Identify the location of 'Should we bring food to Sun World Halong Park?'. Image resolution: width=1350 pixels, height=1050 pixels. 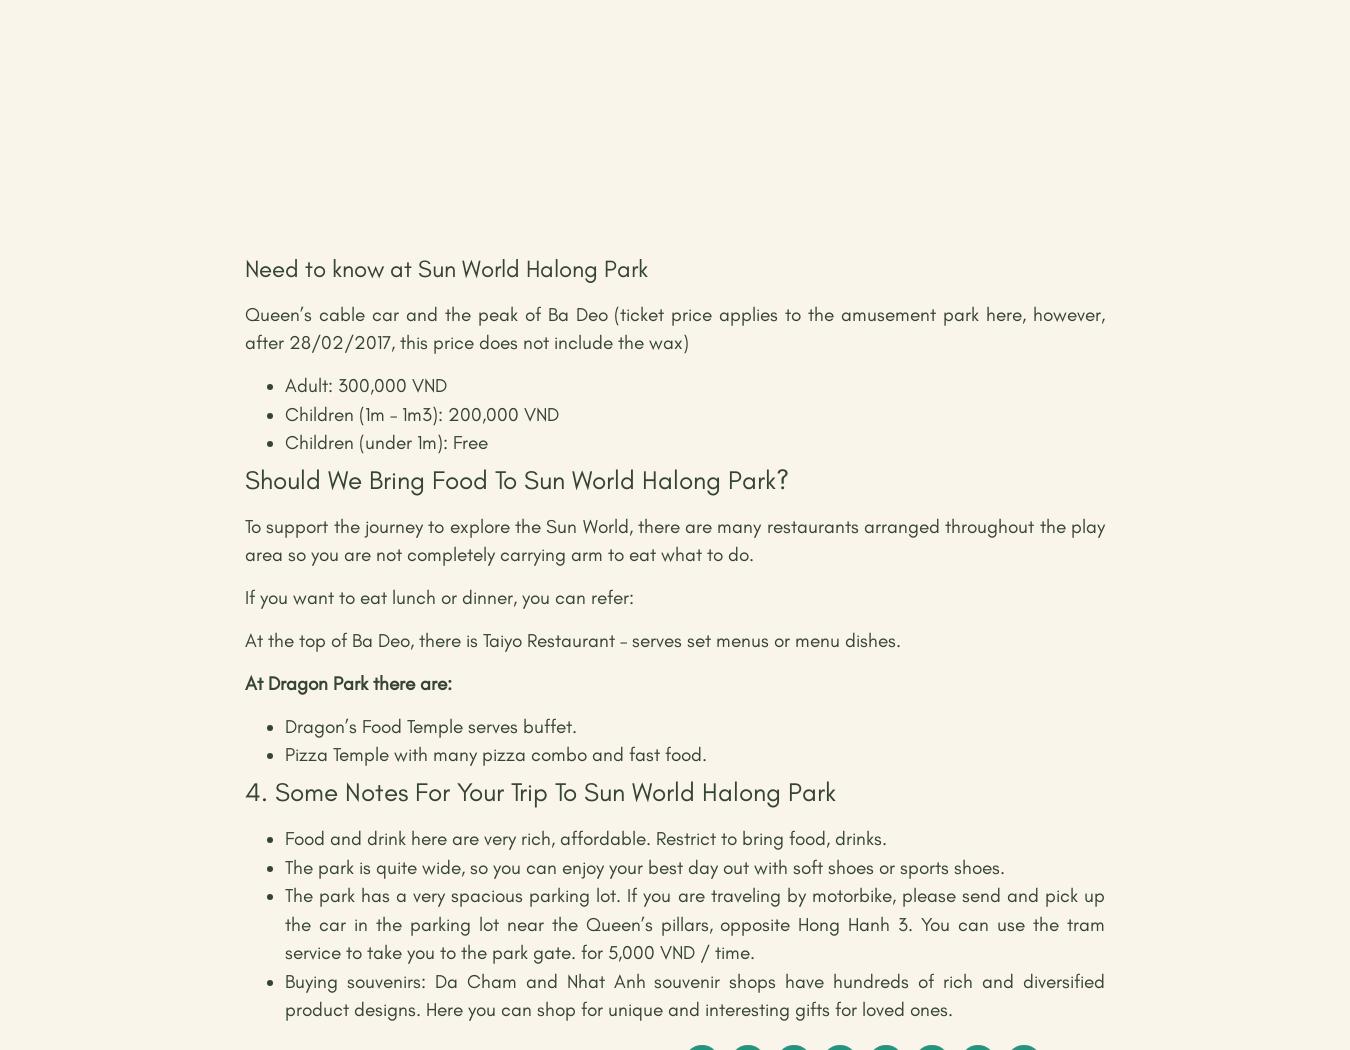
(516, 479).